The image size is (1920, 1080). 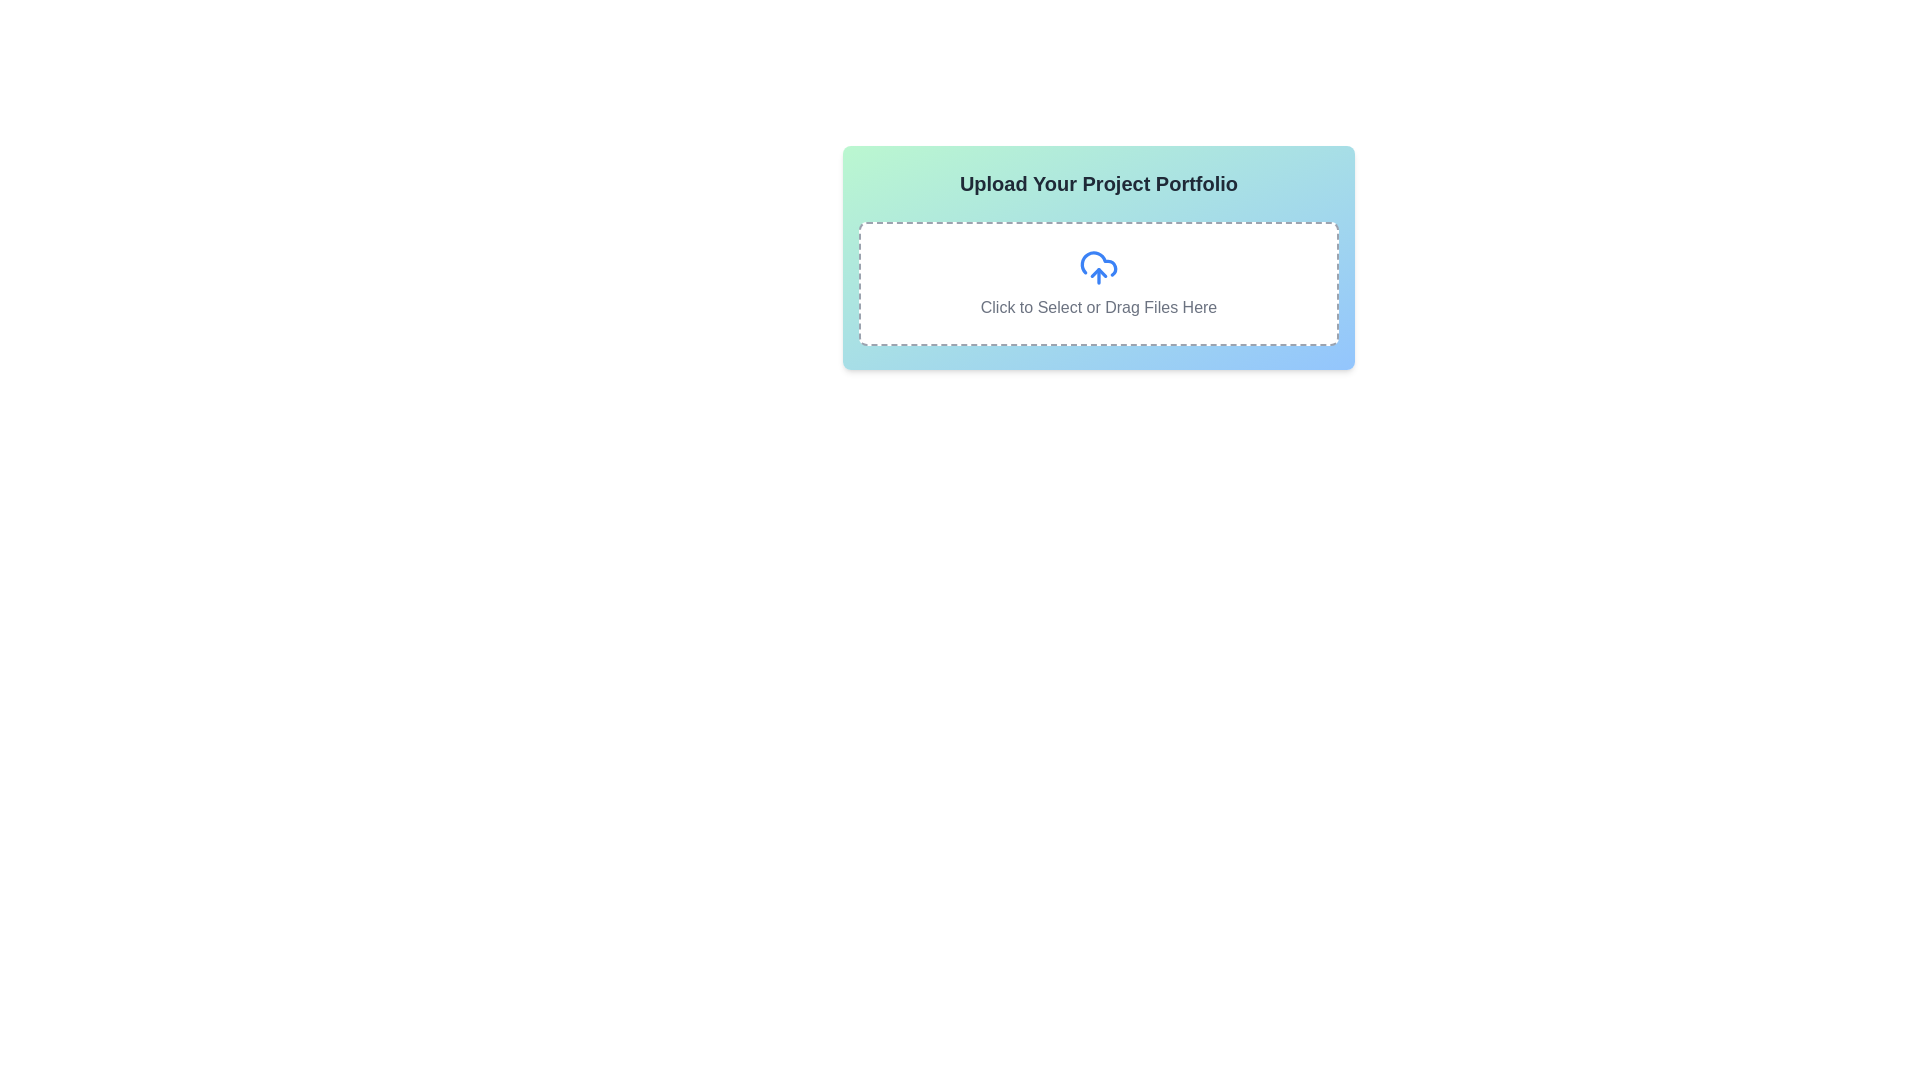 What do you see at coordinates (1098, 257) in the screenshot?
I see `the interactive file upload area located centrally beneath the title text` at bounding box center [1098, 257].